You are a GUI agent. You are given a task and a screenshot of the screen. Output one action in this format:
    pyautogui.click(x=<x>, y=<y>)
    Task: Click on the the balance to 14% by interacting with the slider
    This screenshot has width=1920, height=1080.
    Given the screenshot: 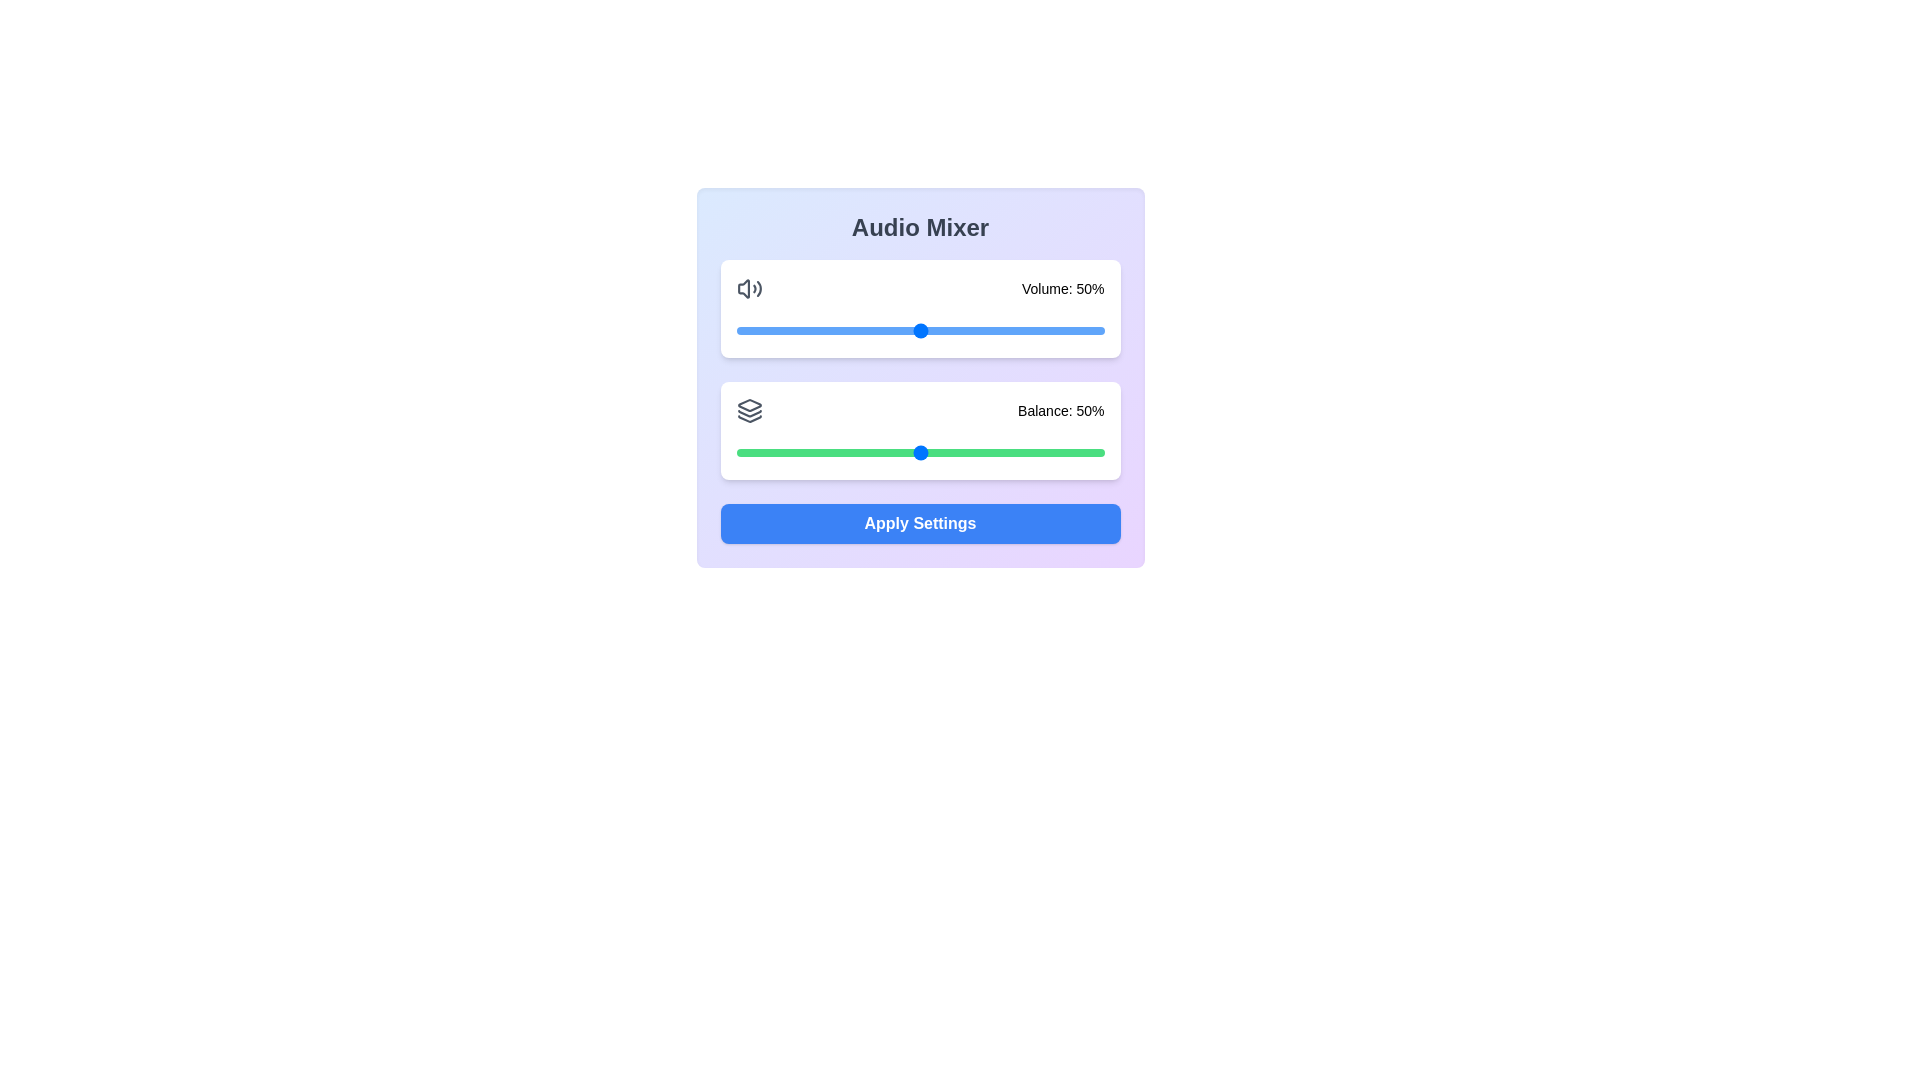 What is the action you would take?
    pyautogui.click(x=786, y=452)
    